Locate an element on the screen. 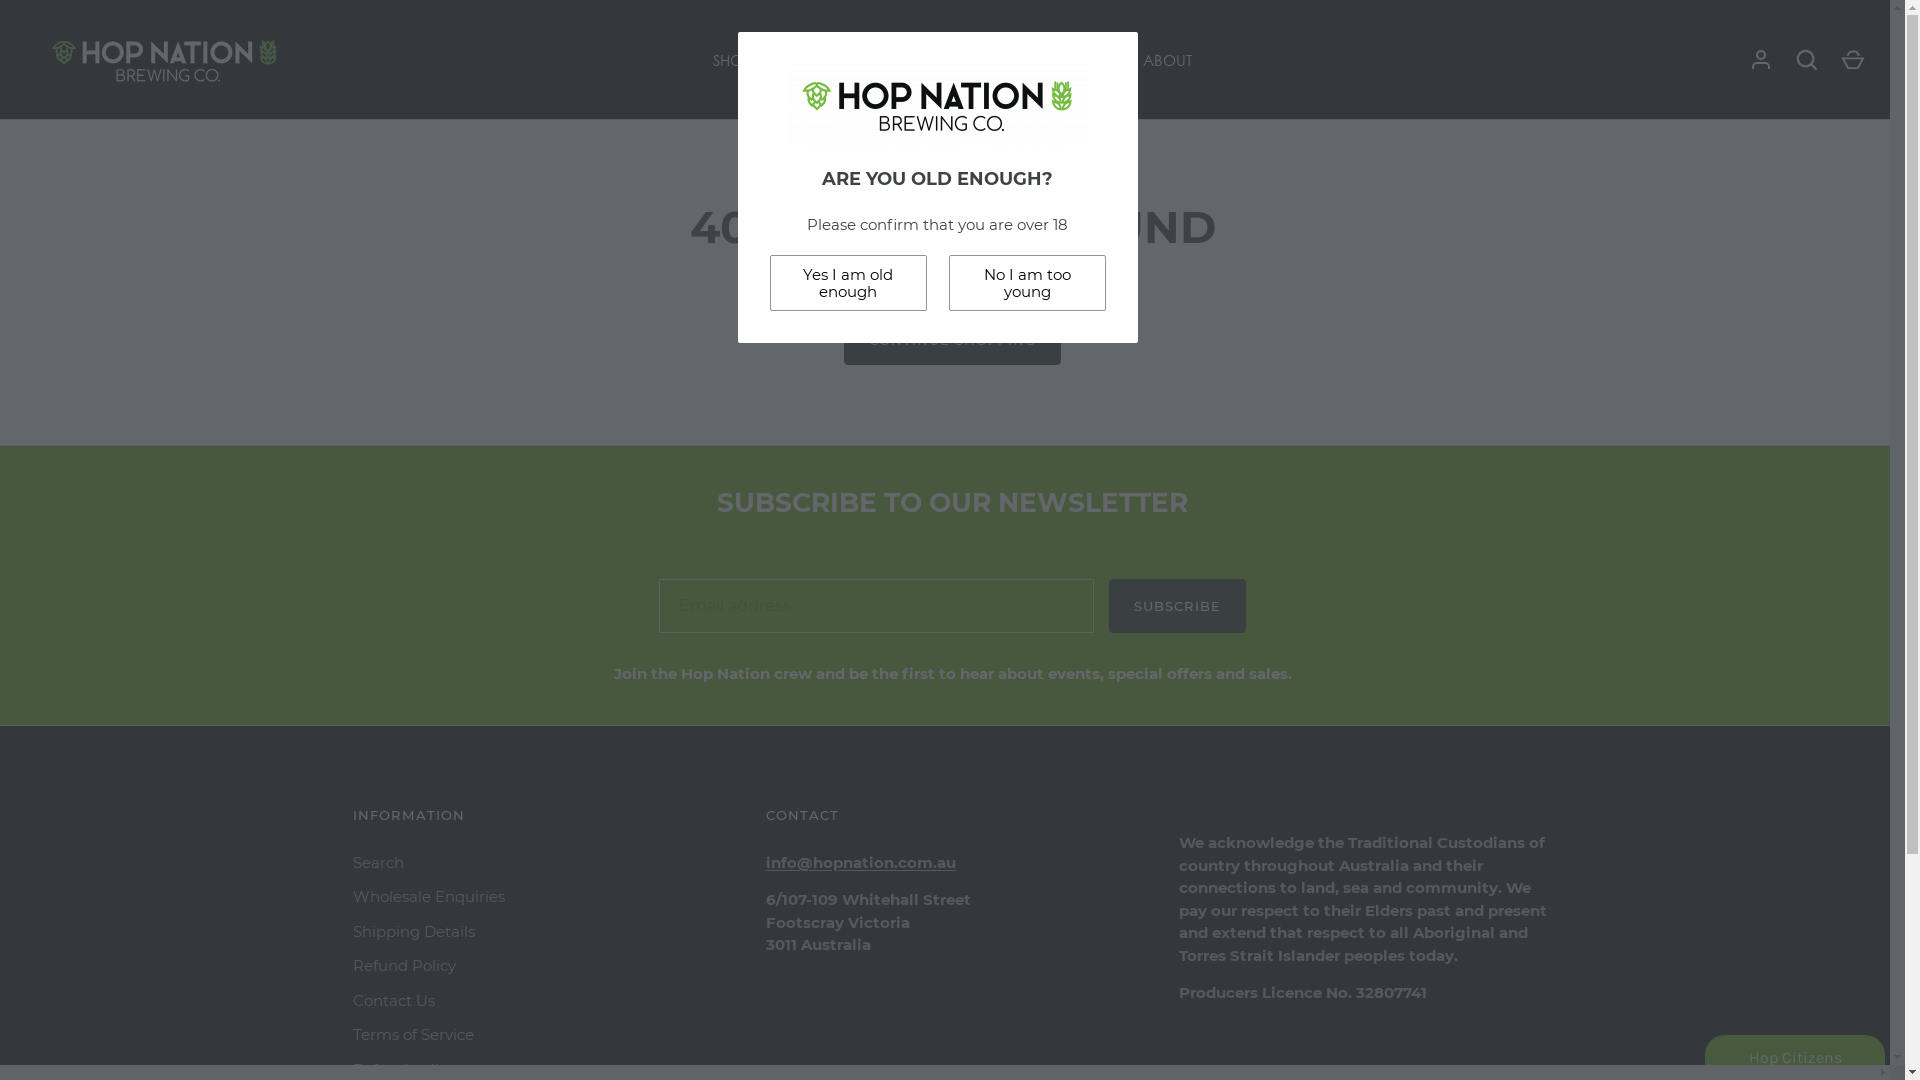 The width and height of the screenshot is (1920, 1080). 'Terms of Service' is located at coordinates (351, 1034).